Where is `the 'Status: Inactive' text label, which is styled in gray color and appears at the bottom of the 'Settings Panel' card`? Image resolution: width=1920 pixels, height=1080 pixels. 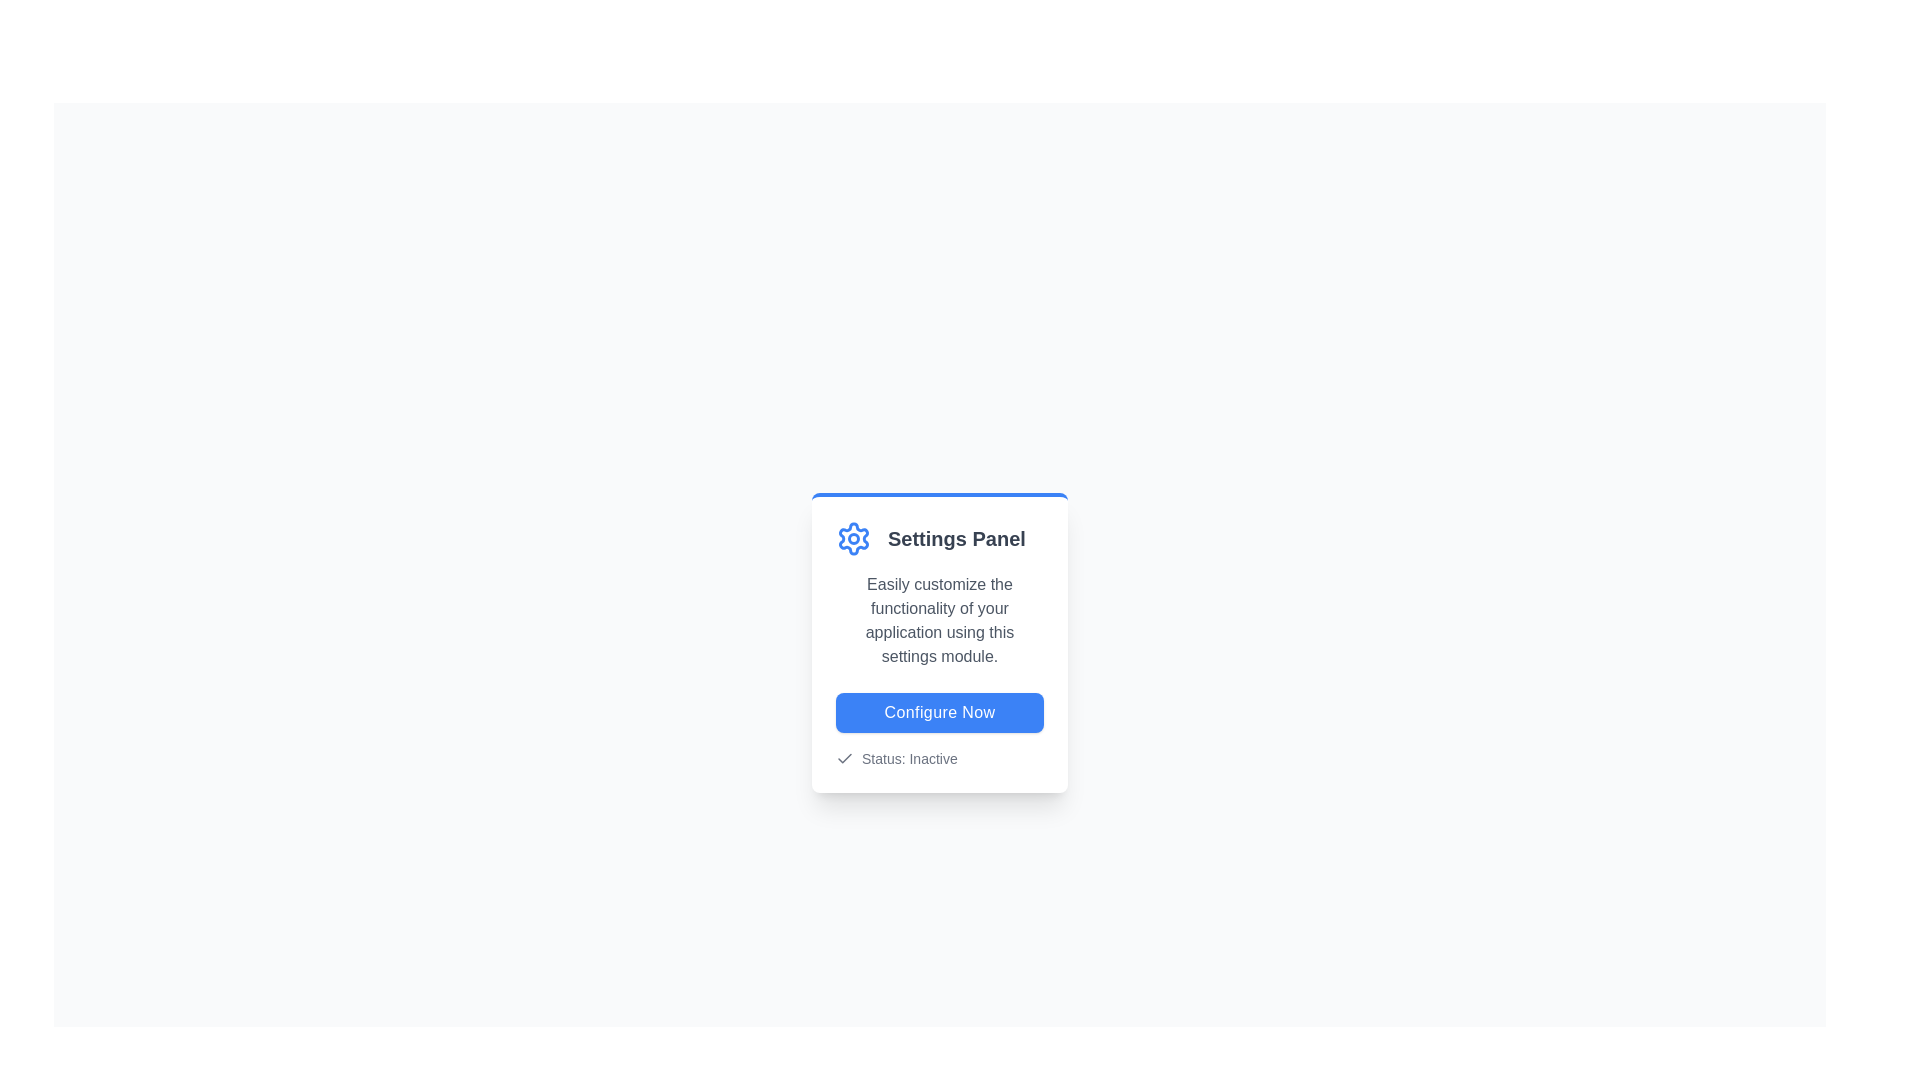
the 'Status: Inactive' text label, which is styled in gray color and appears at the bottom of the 'Settings Panel' card is located at coordinates (939, 759).